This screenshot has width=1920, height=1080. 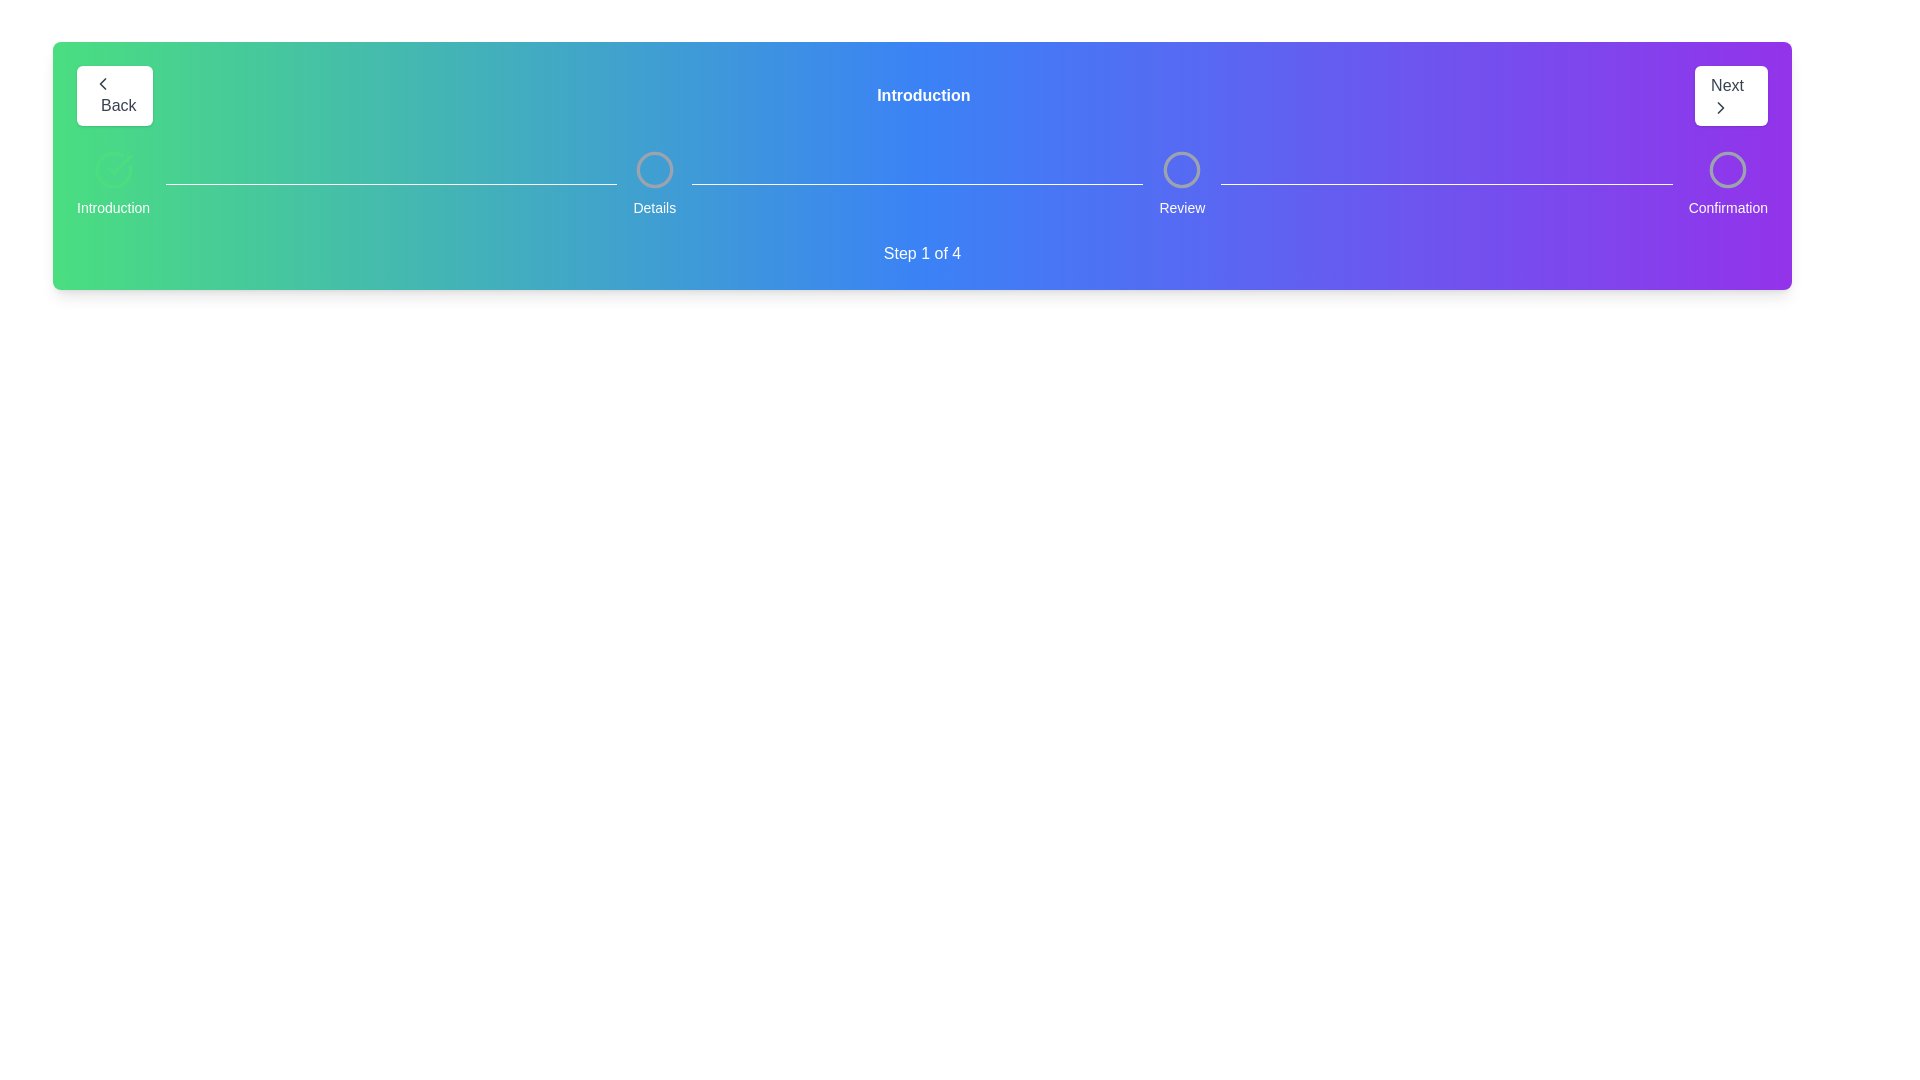 What do you see at coordinates (1727, 168) in the screenshot?
I see `the inactive circular graphical indicator, which is the last circle in a series of four in the progress tracker, located to the right of the 'Review' step circle` at bounding box center [1727, 168].